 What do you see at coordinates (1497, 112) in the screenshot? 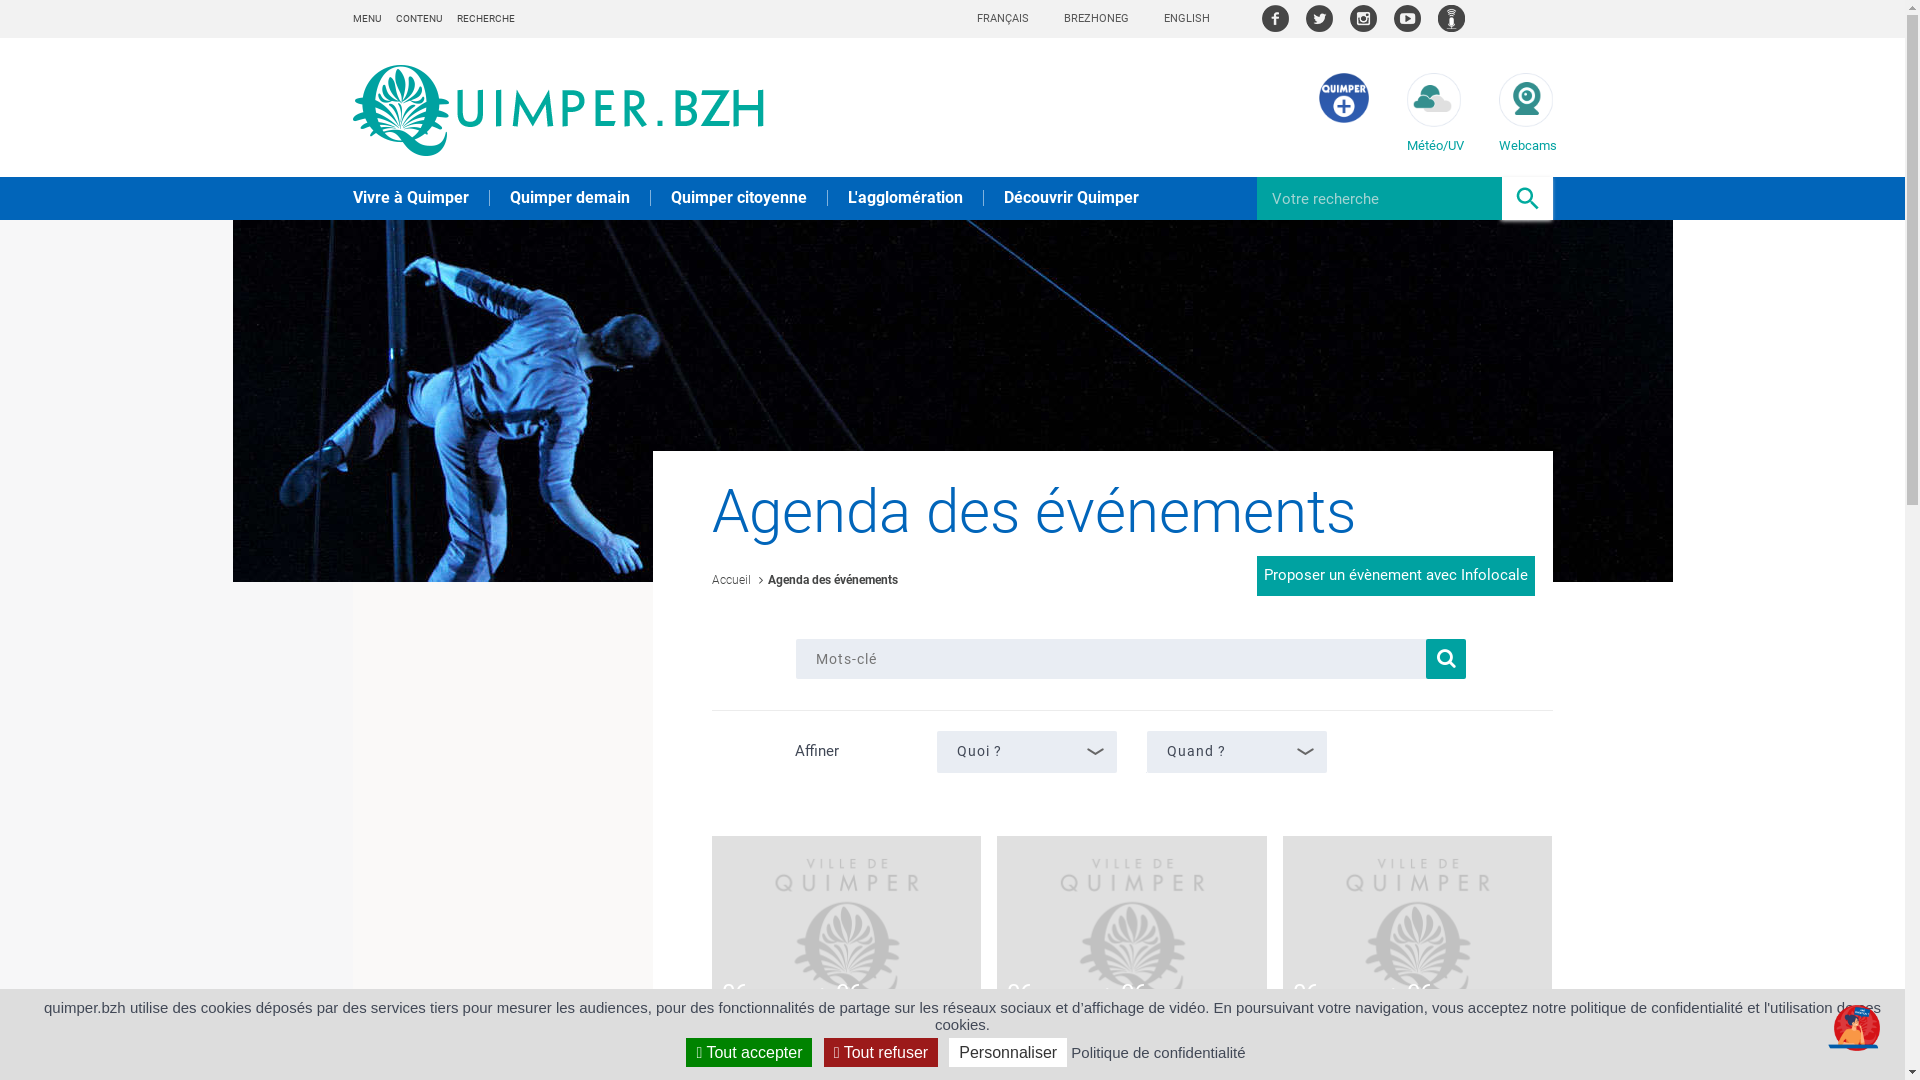
I see `'Webcams'` at bounding box center [1497, 112].